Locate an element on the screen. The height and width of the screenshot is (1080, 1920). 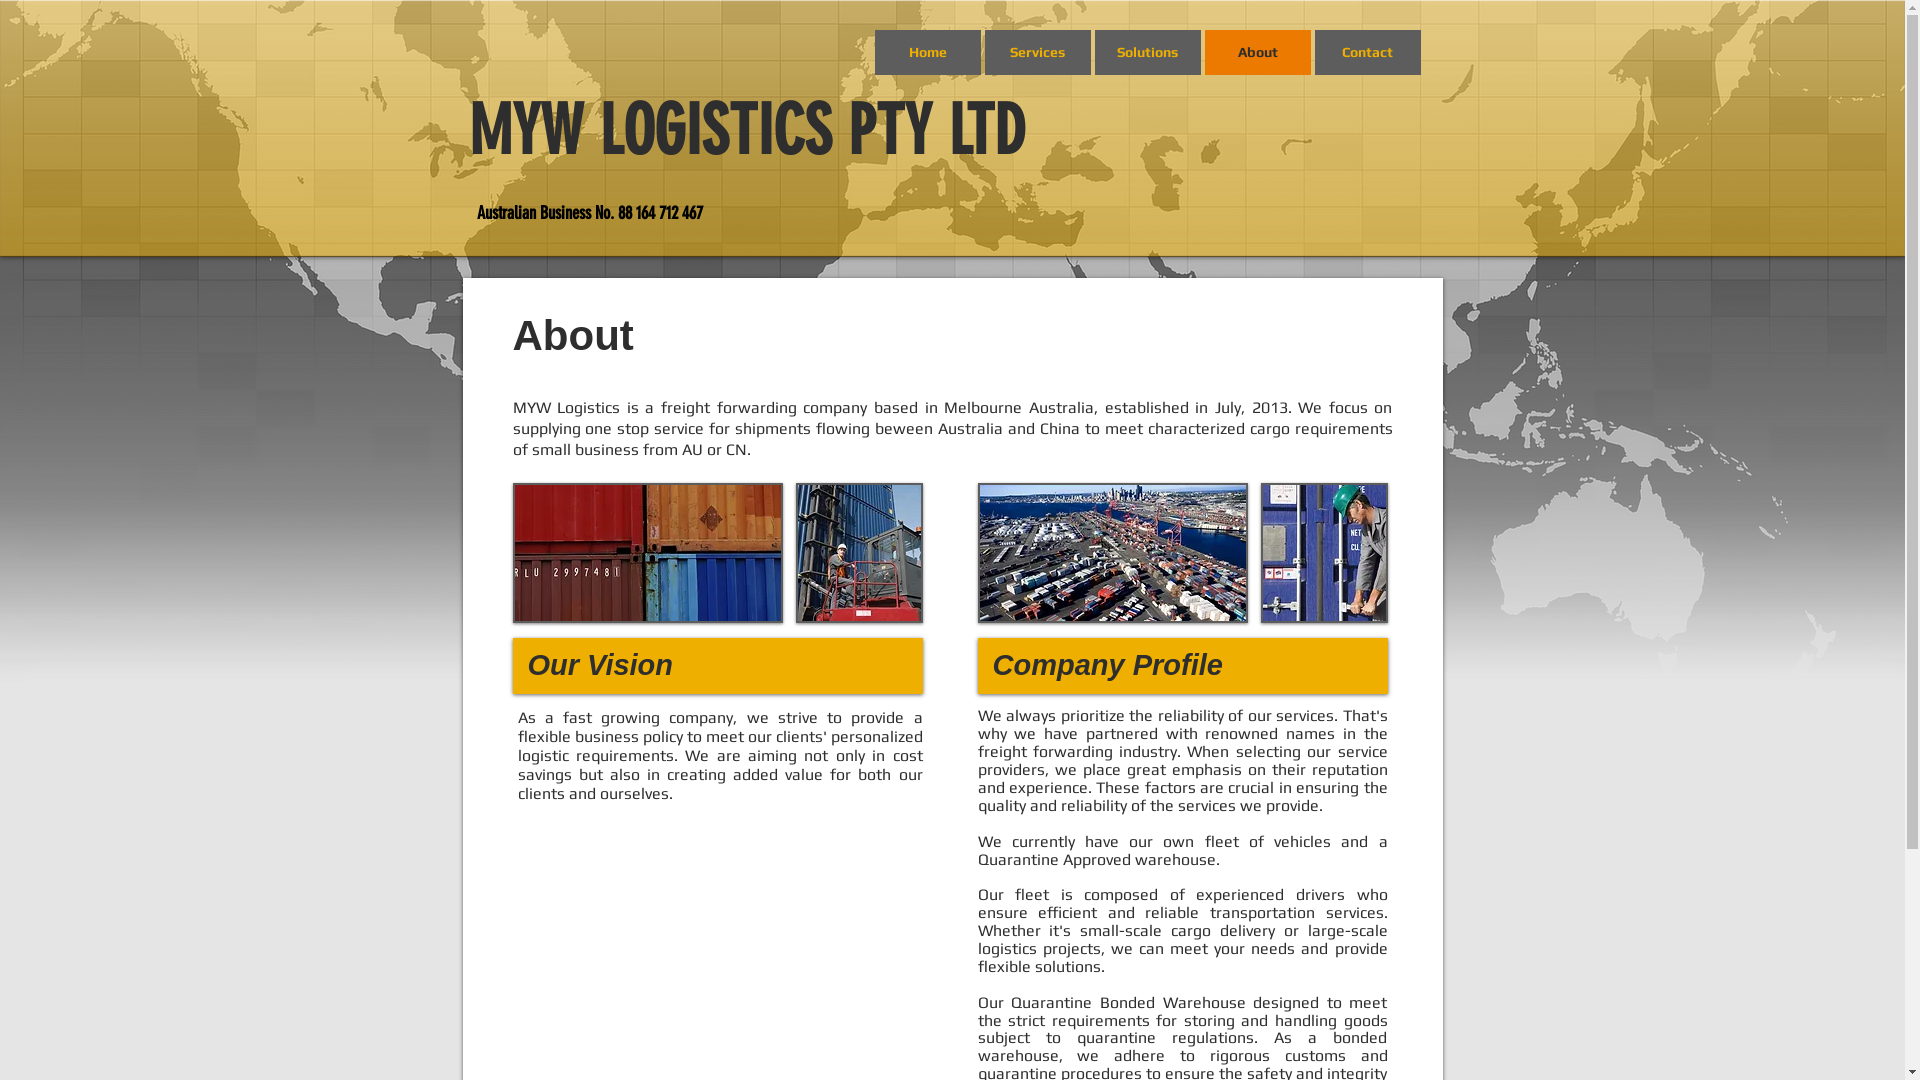
'Services' is located at coordinates (1036, 51).